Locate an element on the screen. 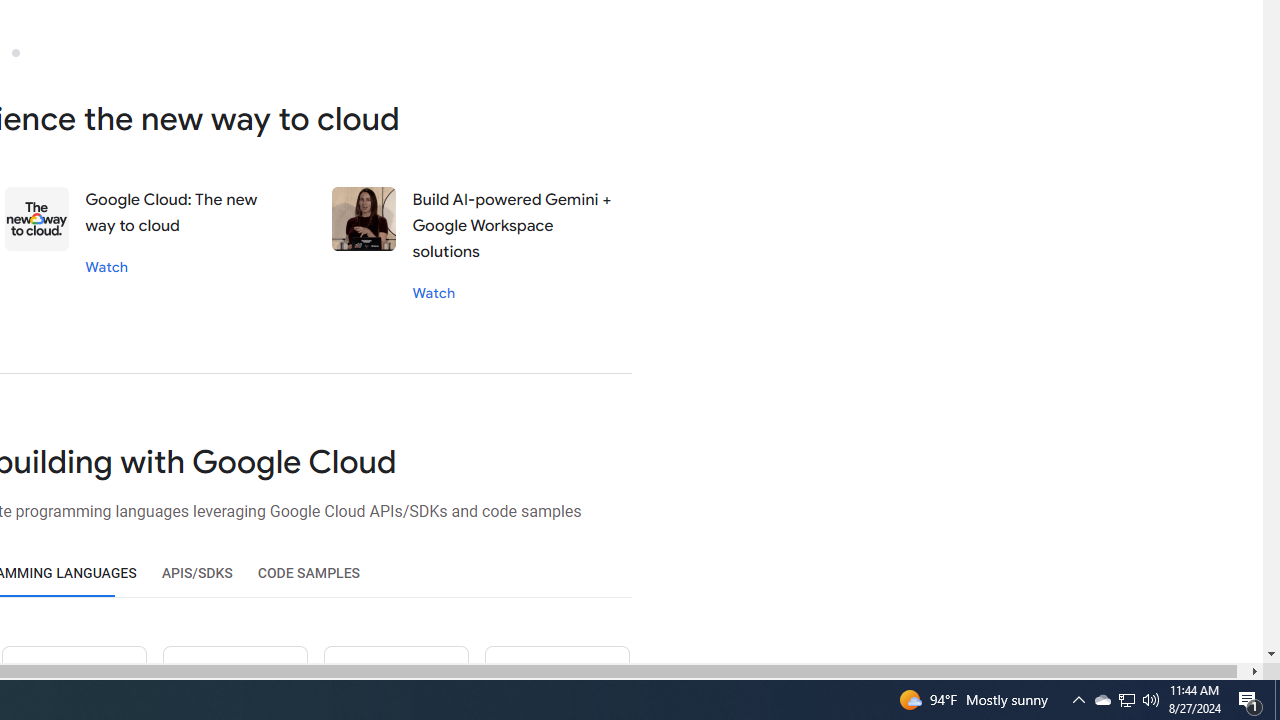 This screenshot has width=1280, height=720. 'Watch' is located at coordinates (432, 292).